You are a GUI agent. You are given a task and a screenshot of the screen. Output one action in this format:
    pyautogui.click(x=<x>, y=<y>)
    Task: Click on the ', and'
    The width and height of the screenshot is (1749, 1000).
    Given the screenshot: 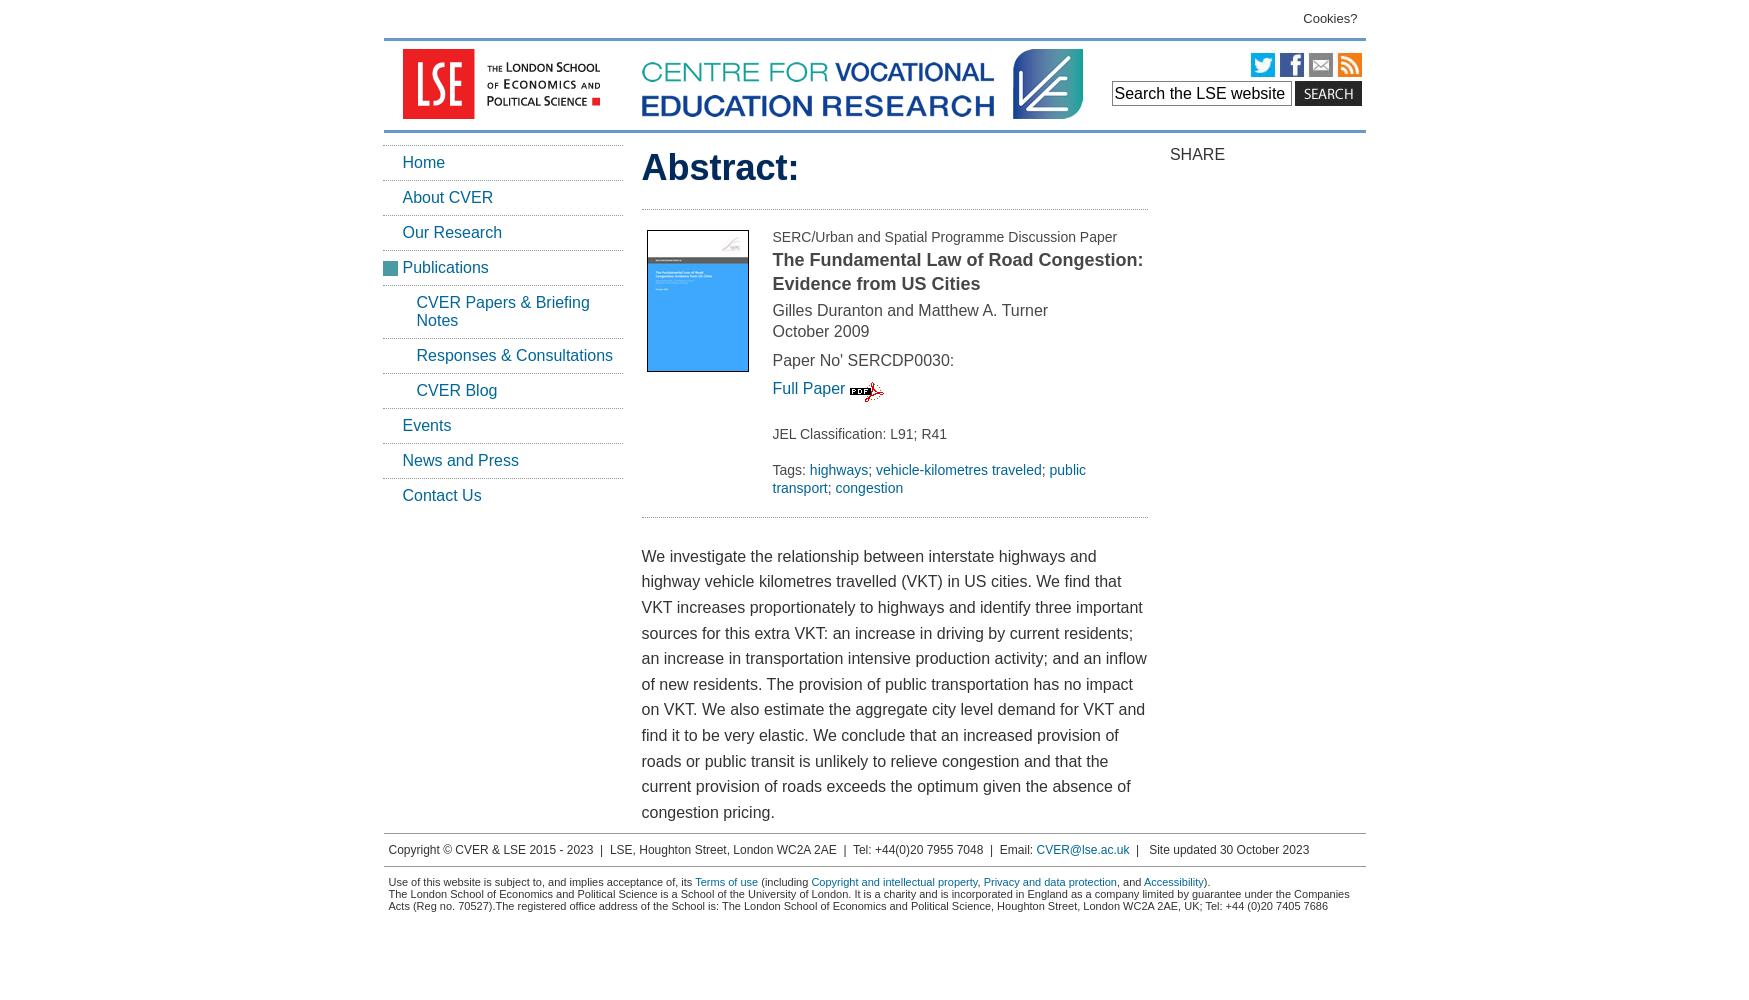 What is the action you would take?
    pyautogui.click(x=1128, y=882)
    